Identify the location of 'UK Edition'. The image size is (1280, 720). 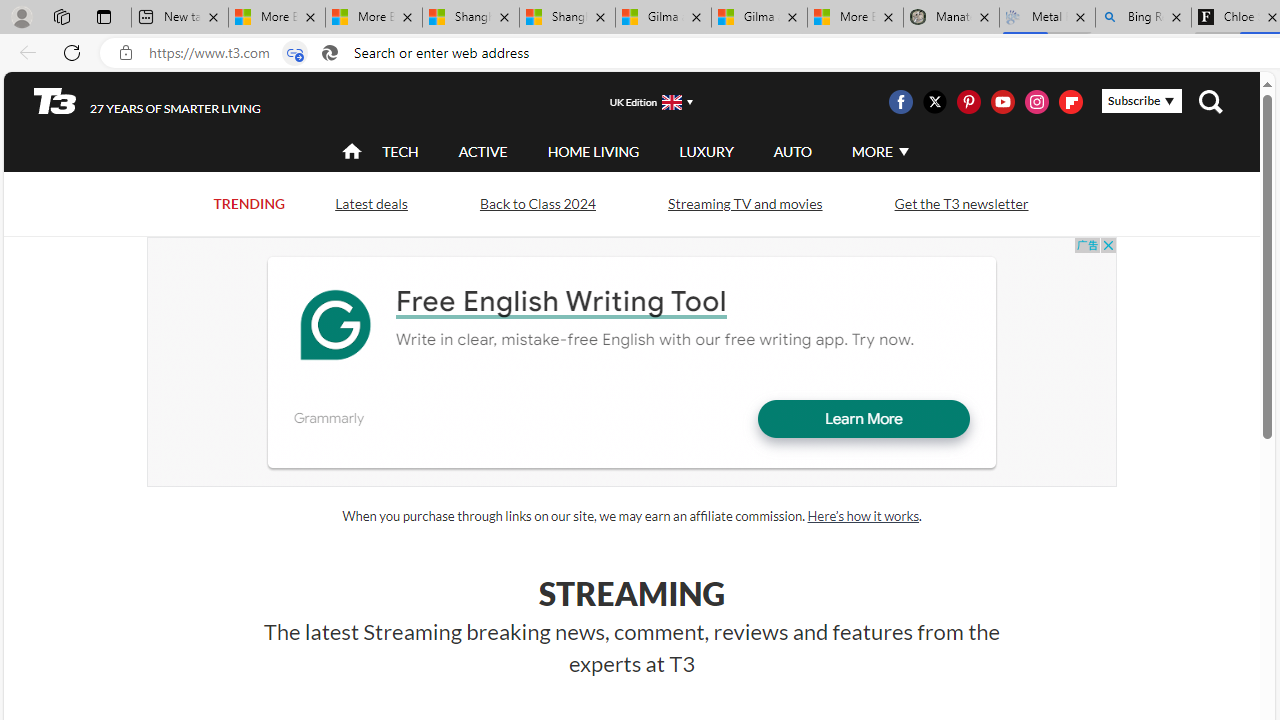
(643, 101).